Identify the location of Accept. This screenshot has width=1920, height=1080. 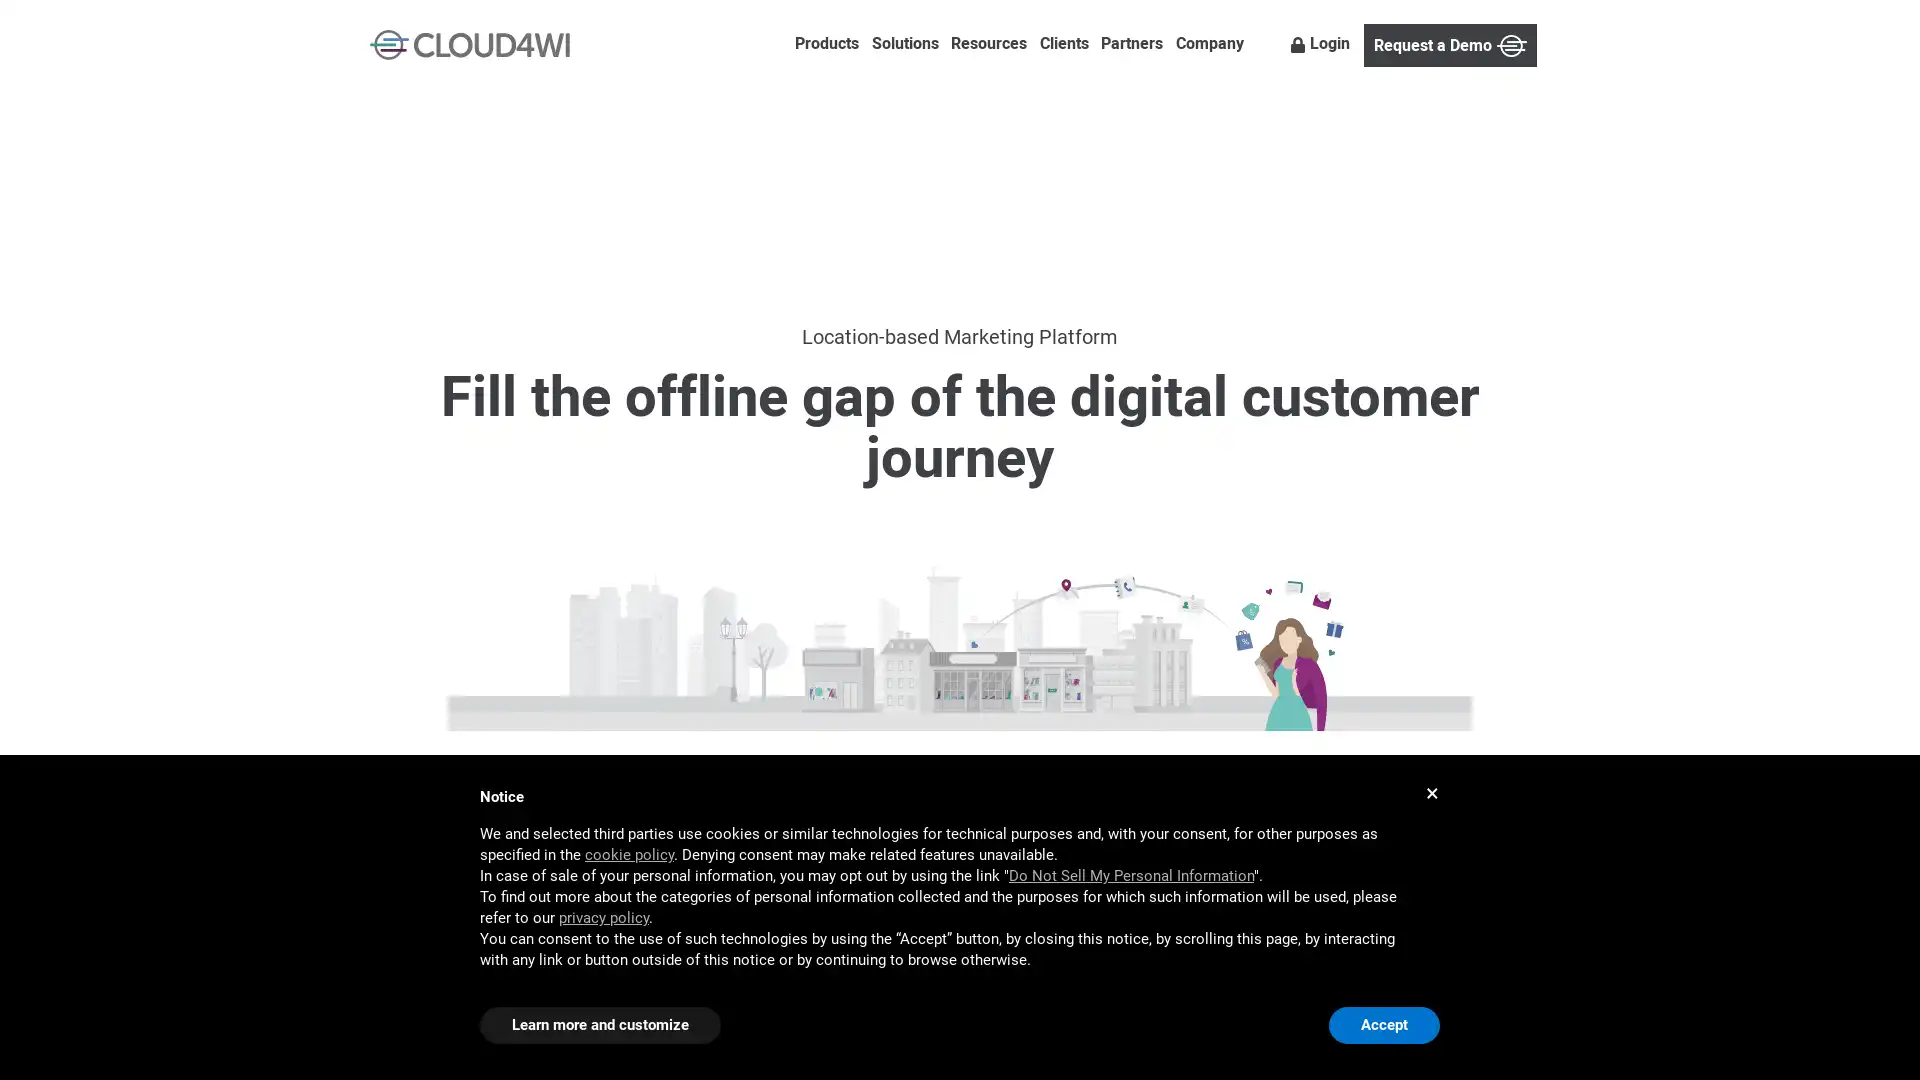
(1383, 1025).